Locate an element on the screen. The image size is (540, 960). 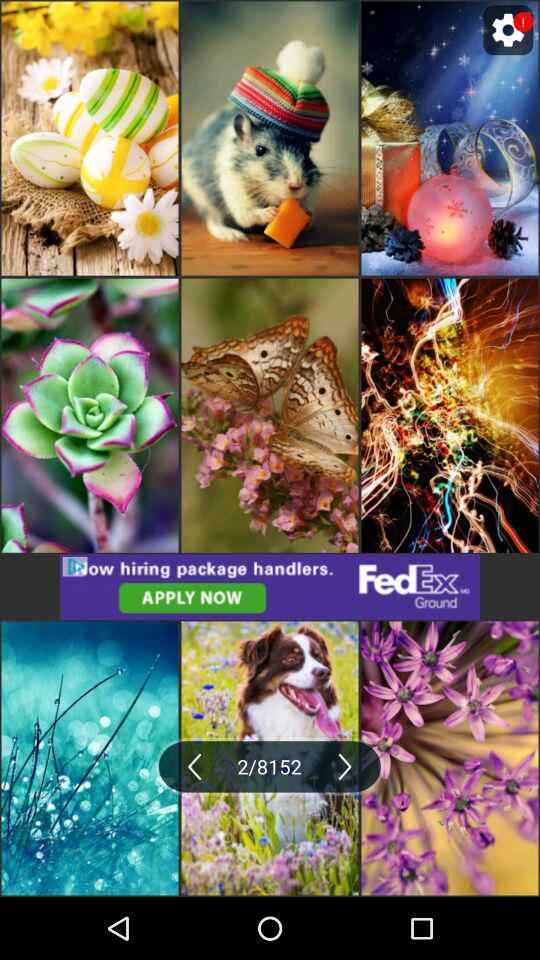
open advertisement is located at coordinates (270, 587).